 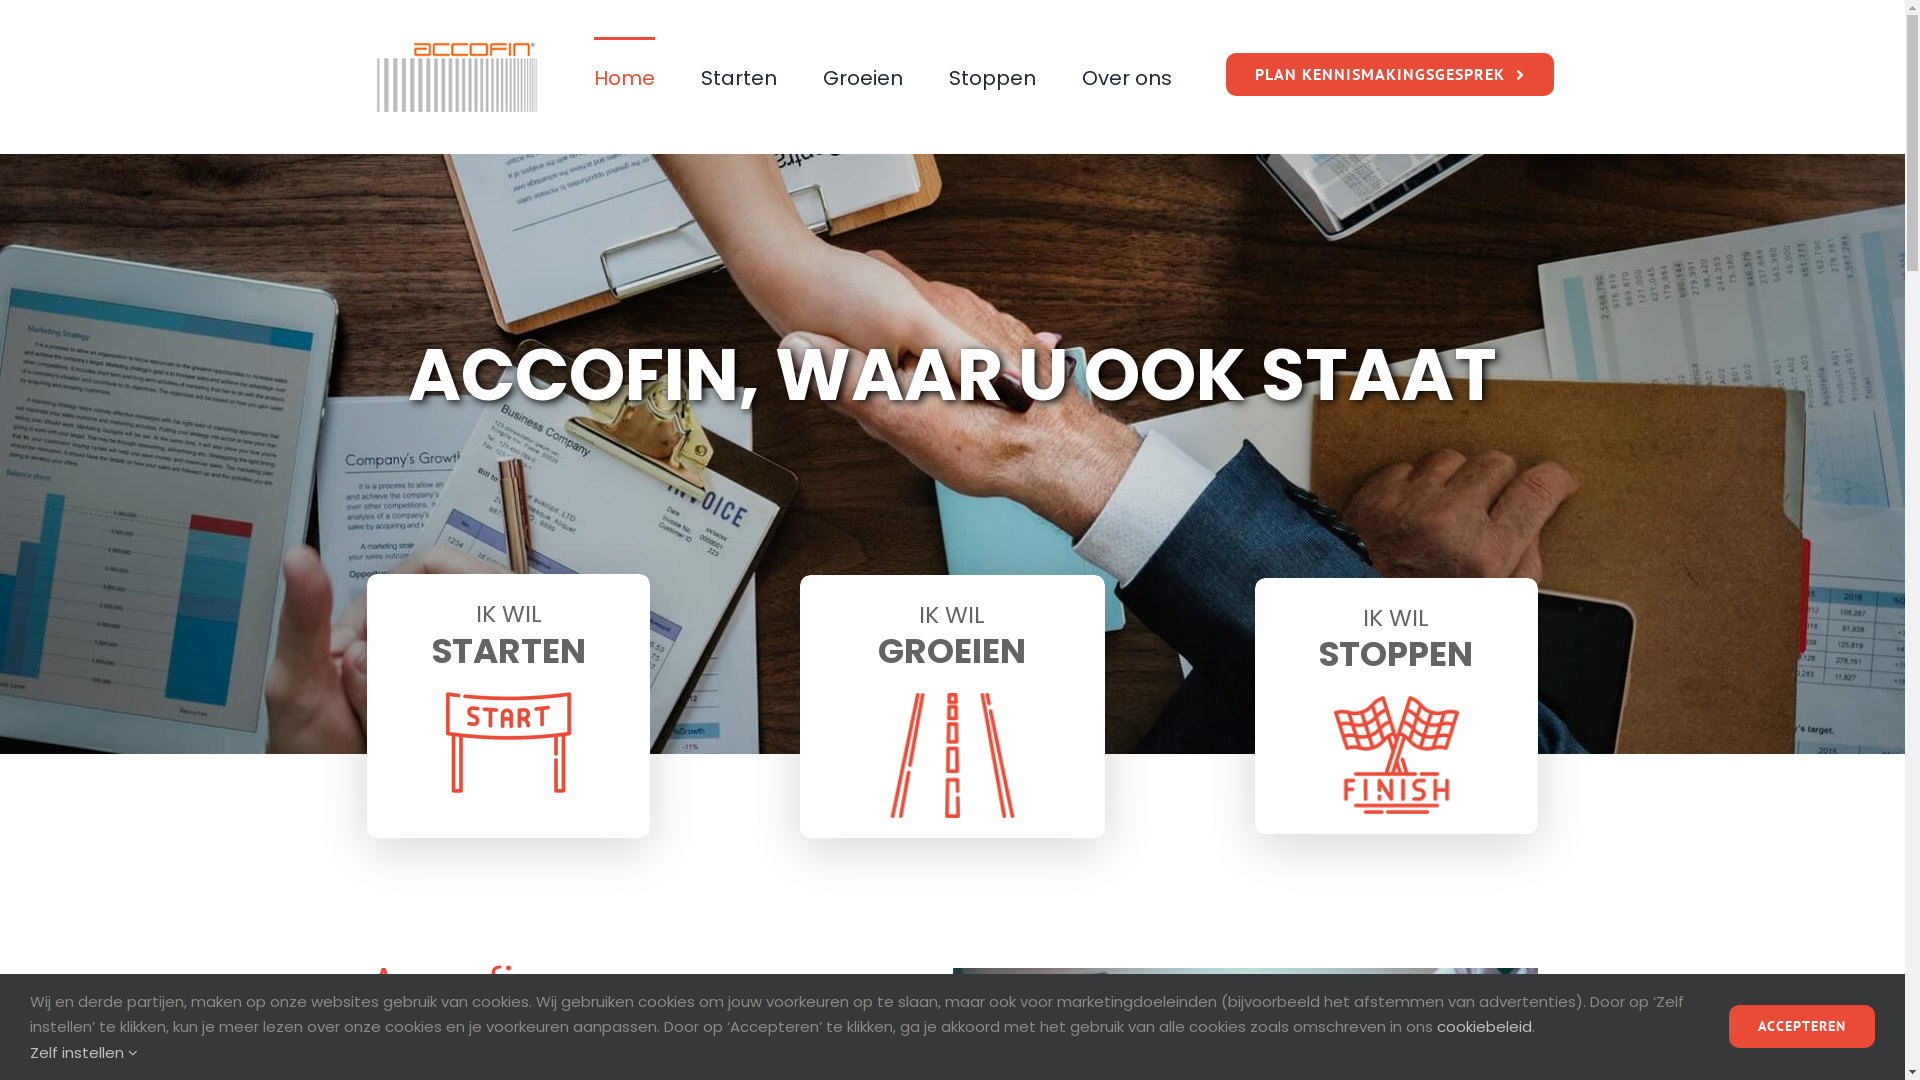 I want to click on 'Groeien', so click(x=863, y=76).